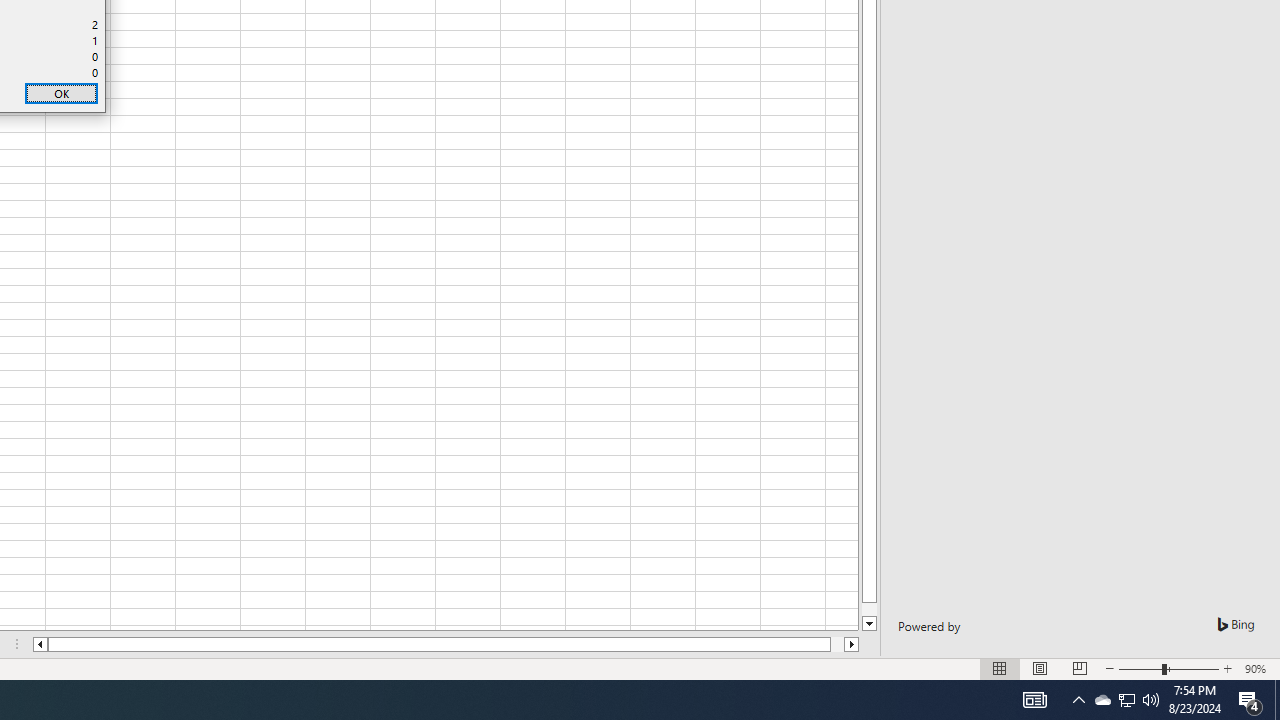 The height and width of the screenshot is (720, 1280). I want to click on 'OK', so click(61, 93).